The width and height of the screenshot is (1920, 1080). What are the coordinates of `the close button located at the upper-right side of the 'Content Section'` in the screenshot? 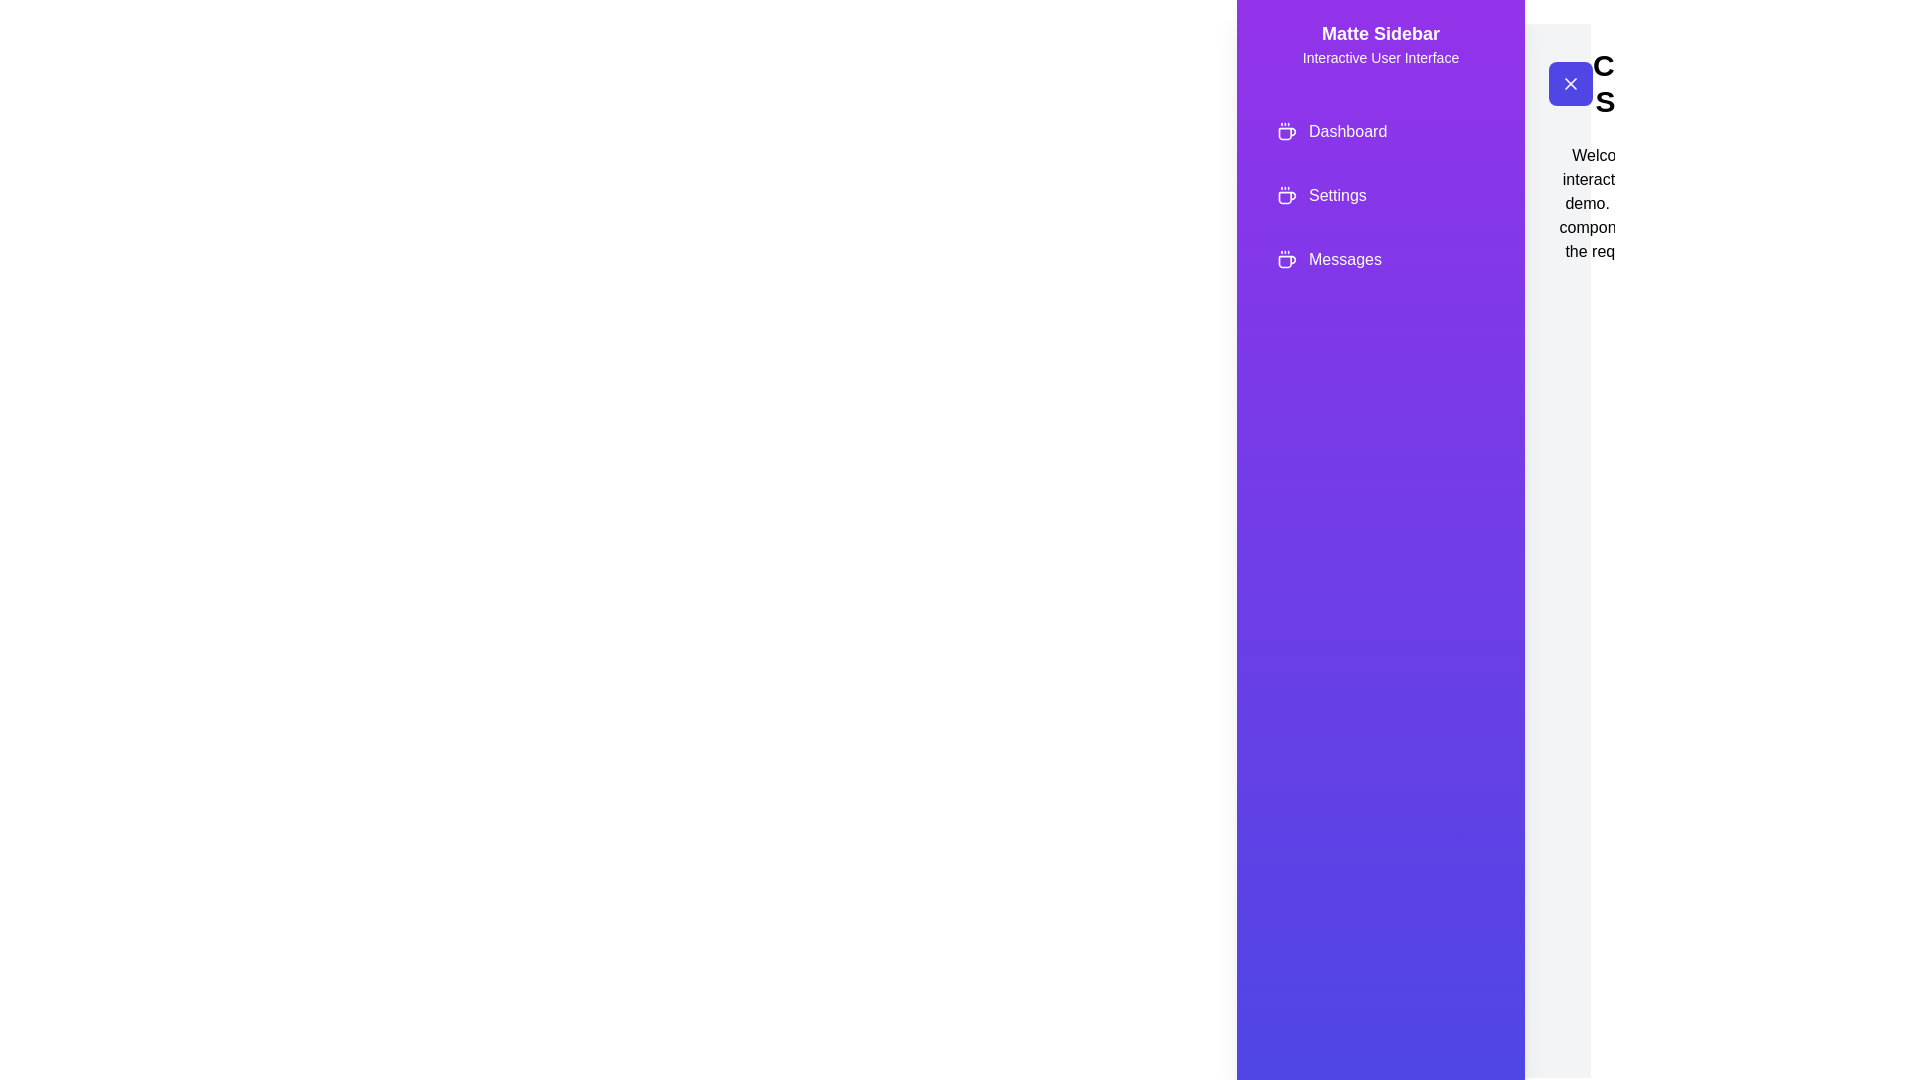 It's located at (1569, 83).